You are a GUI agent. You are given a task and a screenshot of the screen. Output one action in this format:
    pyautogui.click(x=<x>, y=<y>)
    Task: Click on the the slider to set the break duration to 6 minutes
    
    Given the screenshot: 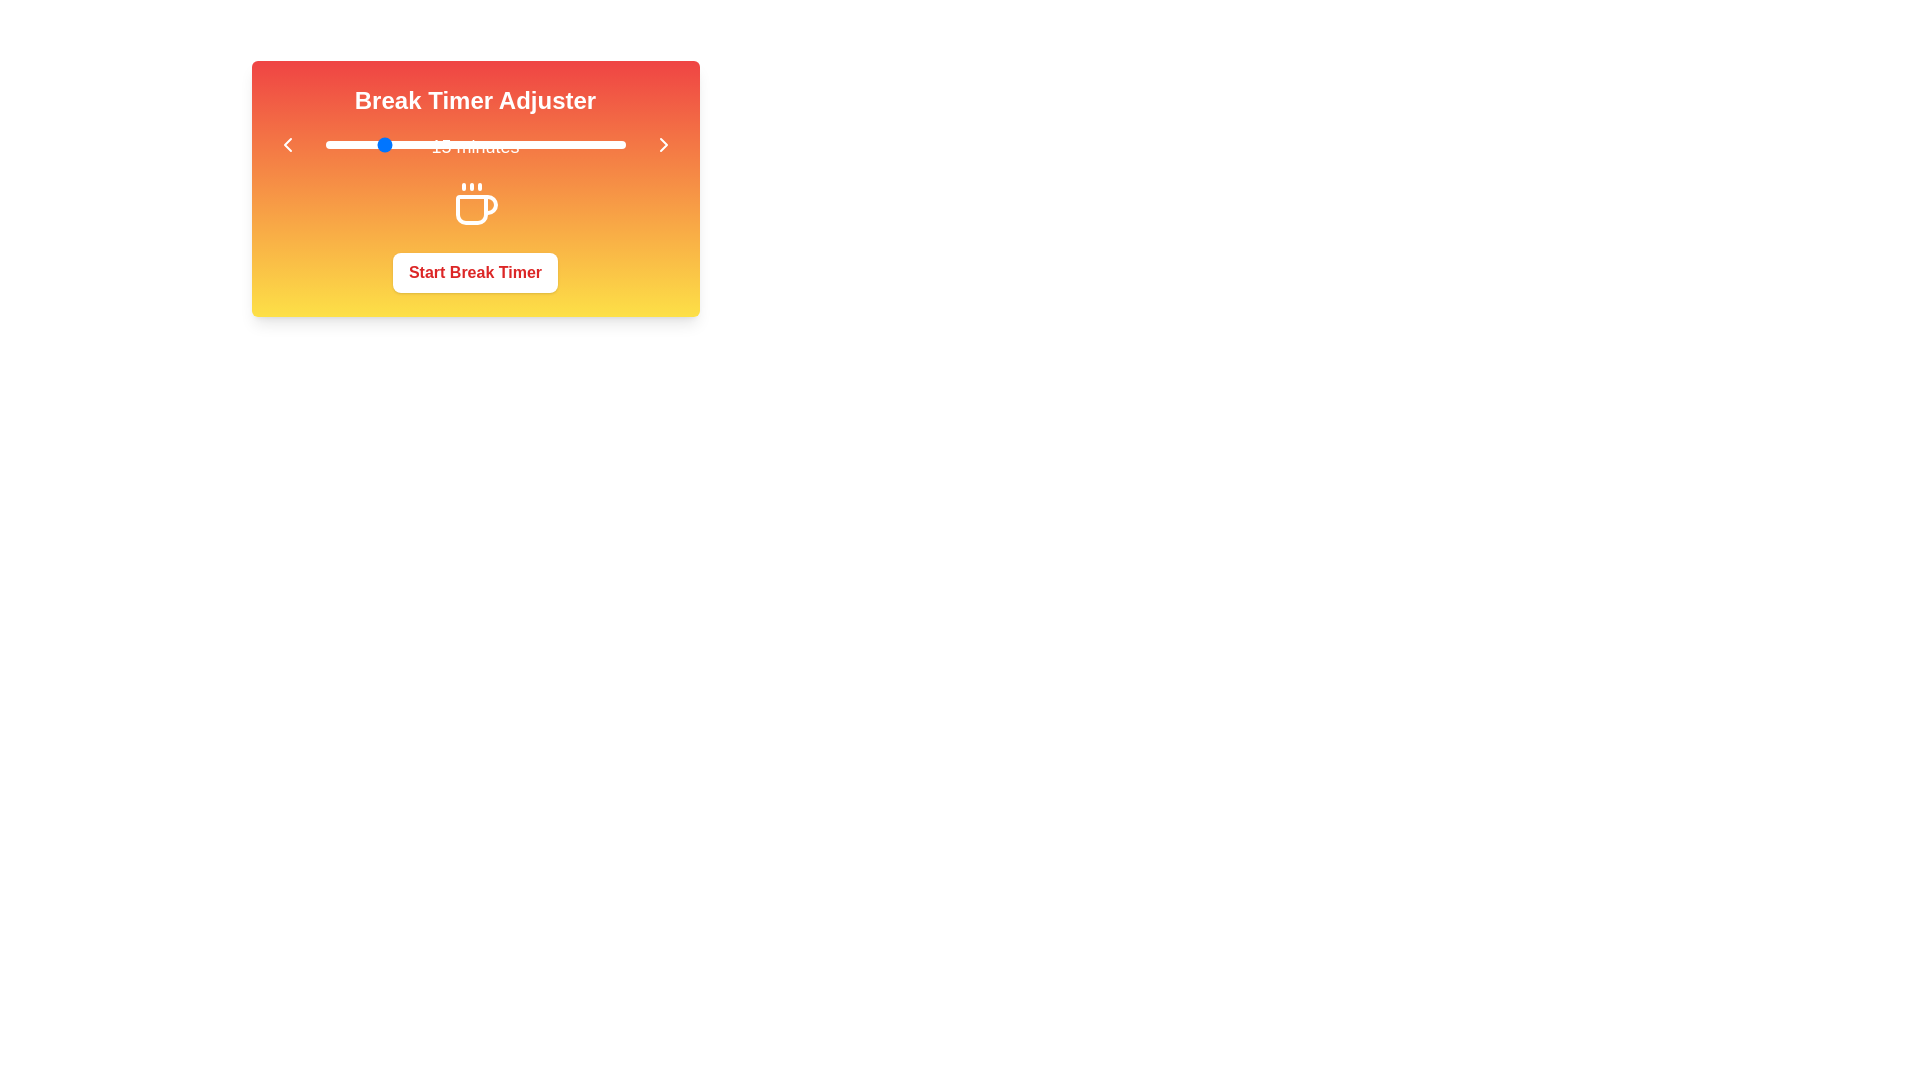 What is the action you would take?
    pyautogui.click(x=331, y=144)
    